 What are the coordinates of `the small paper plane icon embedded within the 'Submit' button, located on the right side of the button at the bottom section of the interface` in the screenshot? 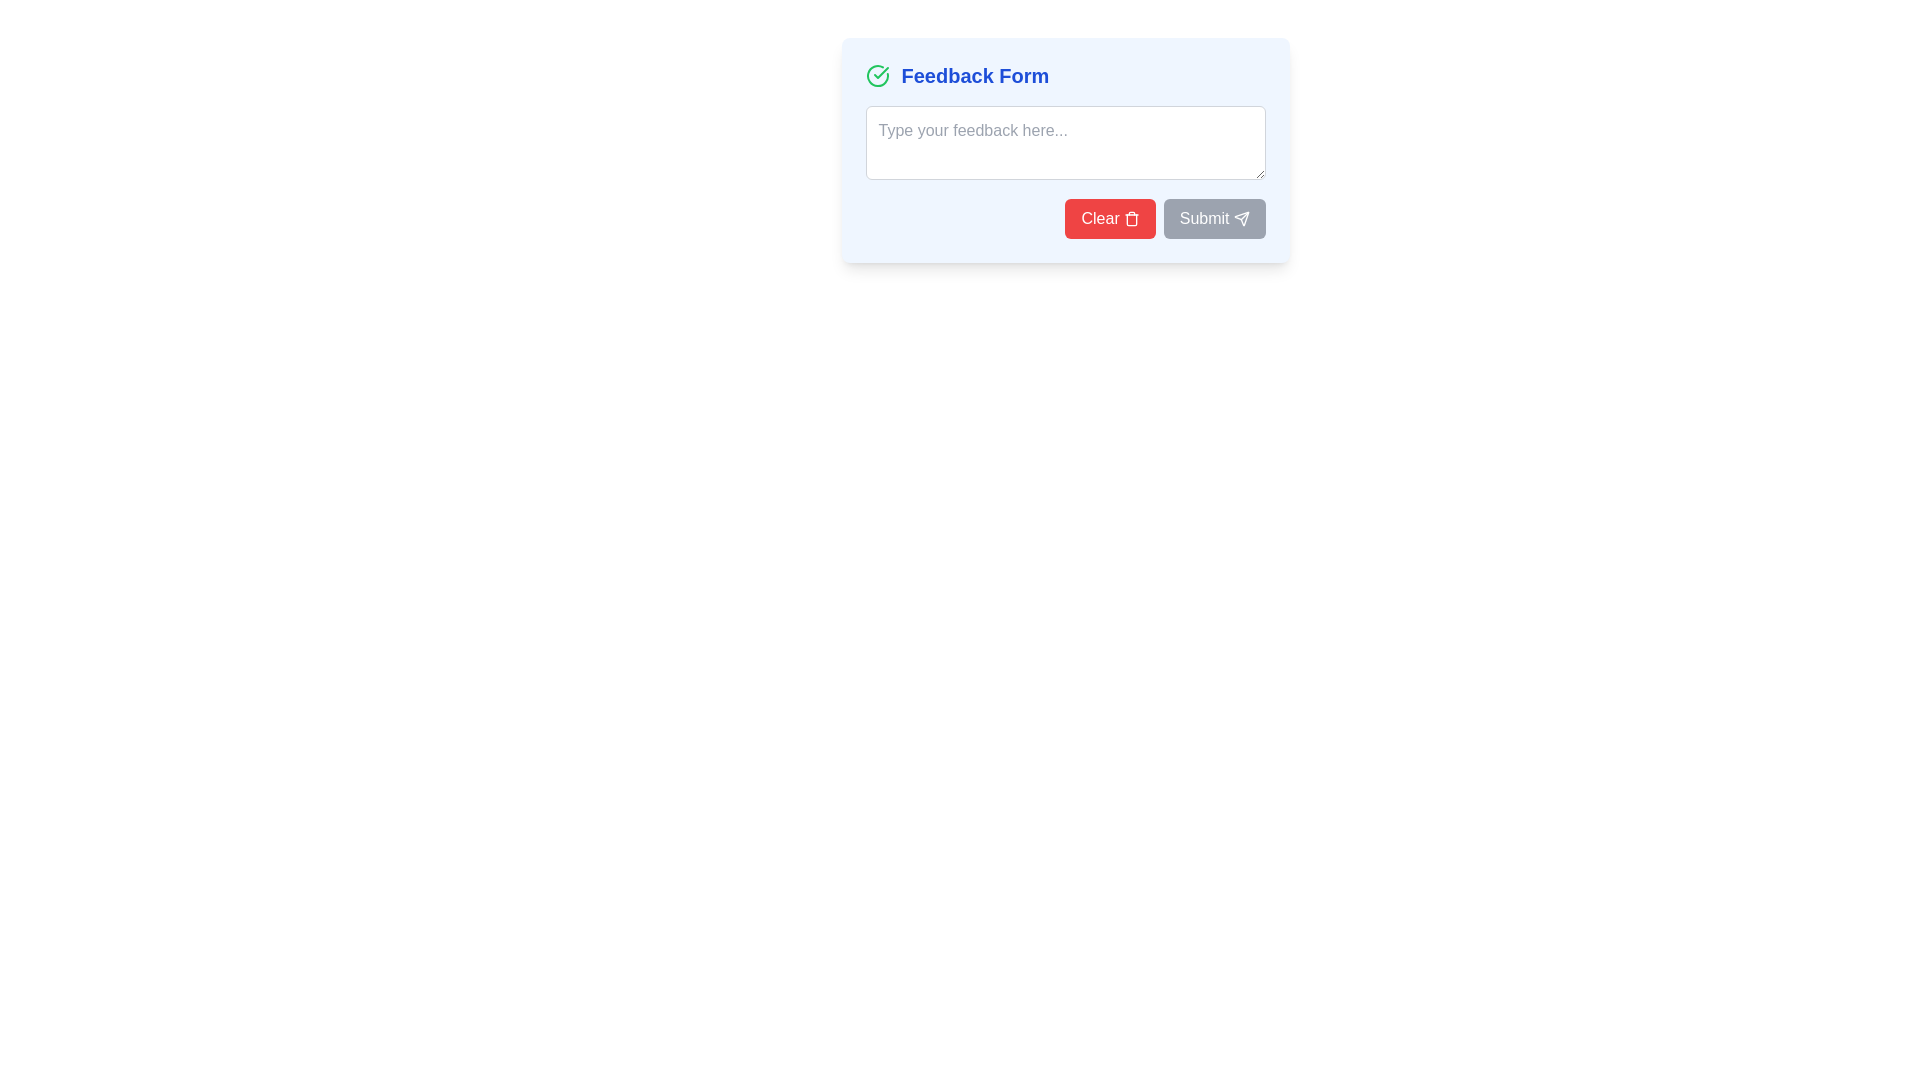 It's located at (1240, 219).